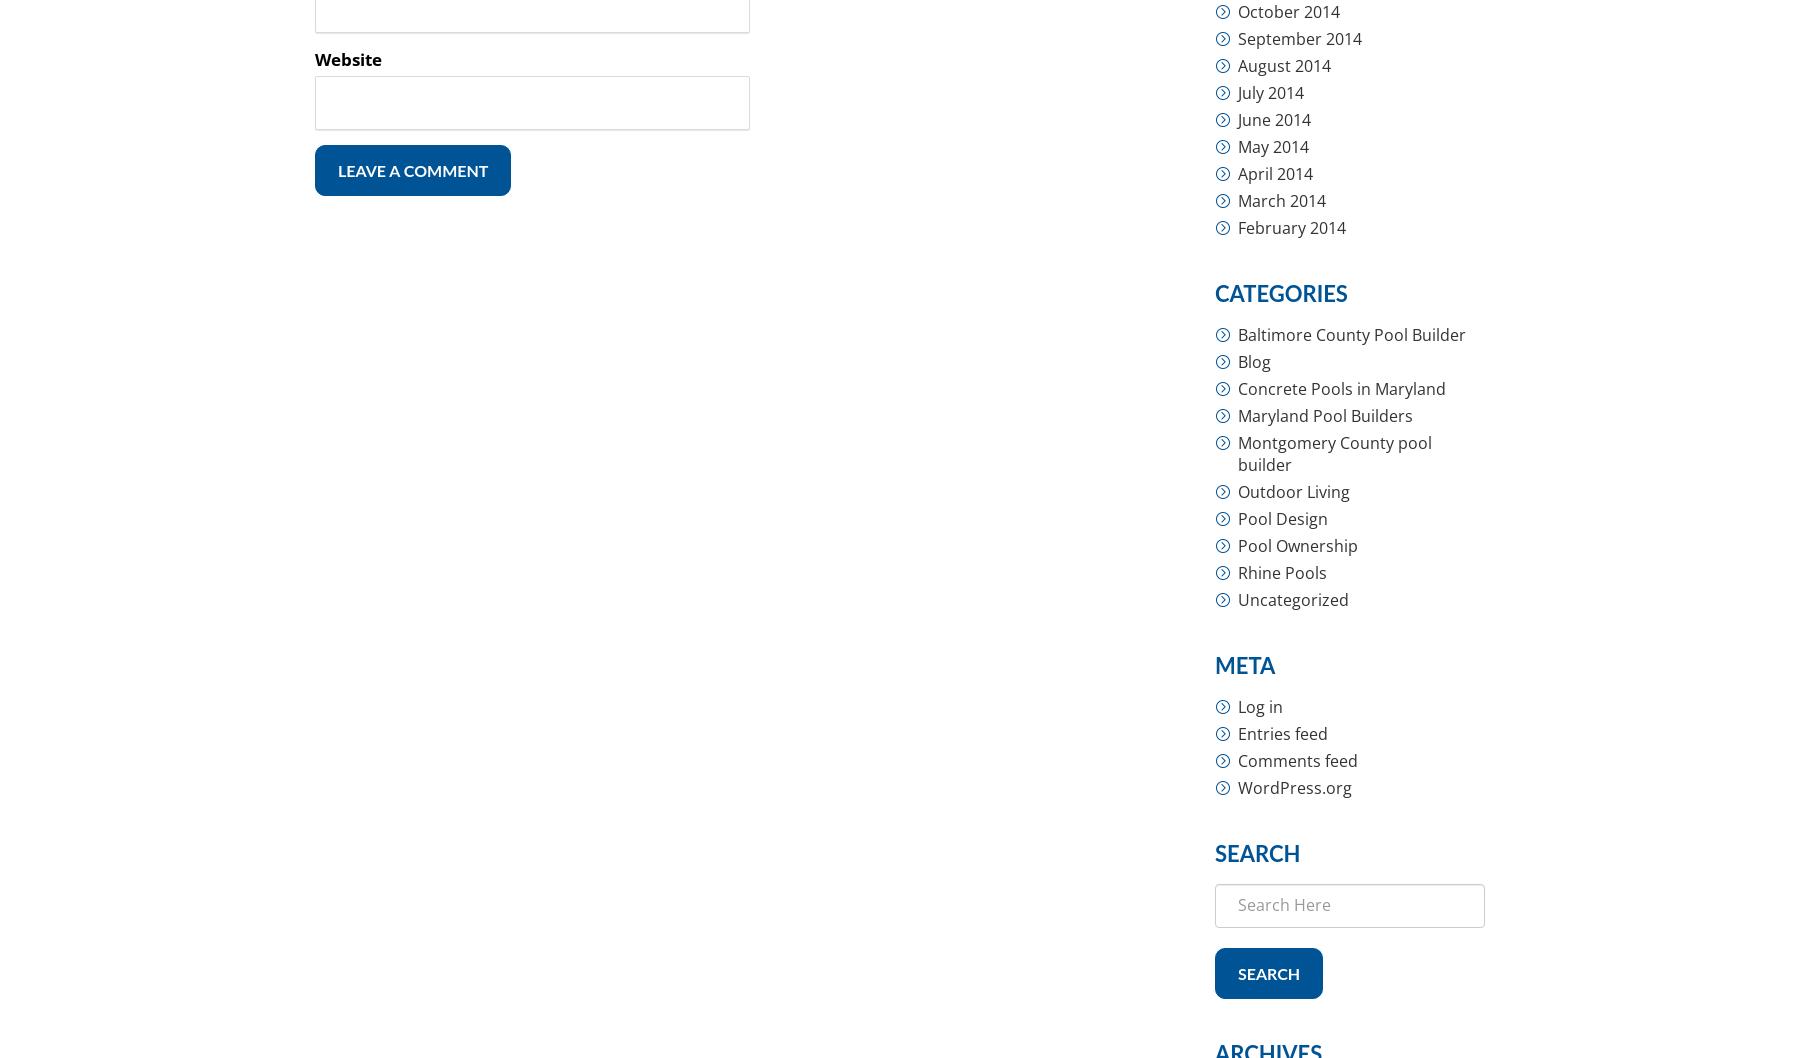 This screenshot has width=1800, height=1058. I want to click on 'Rhine Pools', so click(1282, 573).